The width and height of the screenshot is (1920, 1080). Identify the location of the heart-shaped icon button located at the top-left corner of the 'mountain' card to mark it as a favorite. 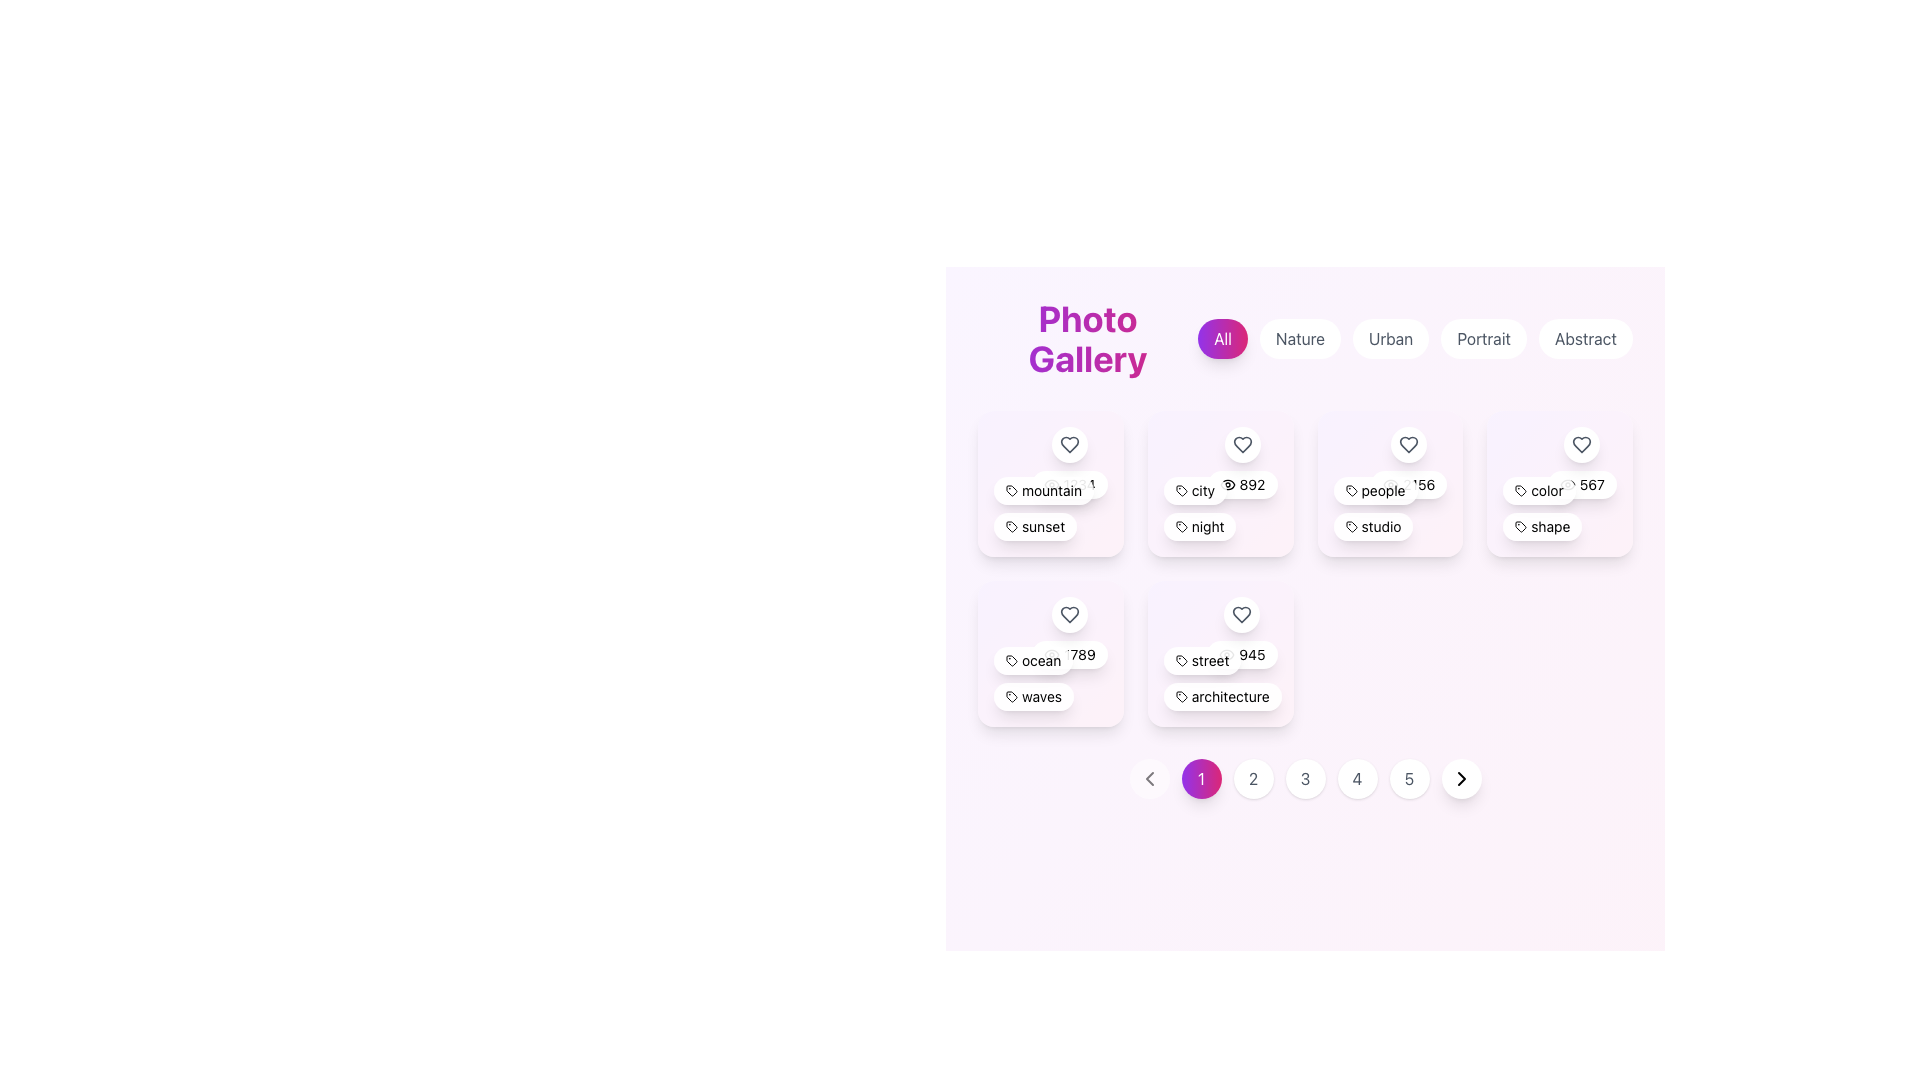
(1068, 443).